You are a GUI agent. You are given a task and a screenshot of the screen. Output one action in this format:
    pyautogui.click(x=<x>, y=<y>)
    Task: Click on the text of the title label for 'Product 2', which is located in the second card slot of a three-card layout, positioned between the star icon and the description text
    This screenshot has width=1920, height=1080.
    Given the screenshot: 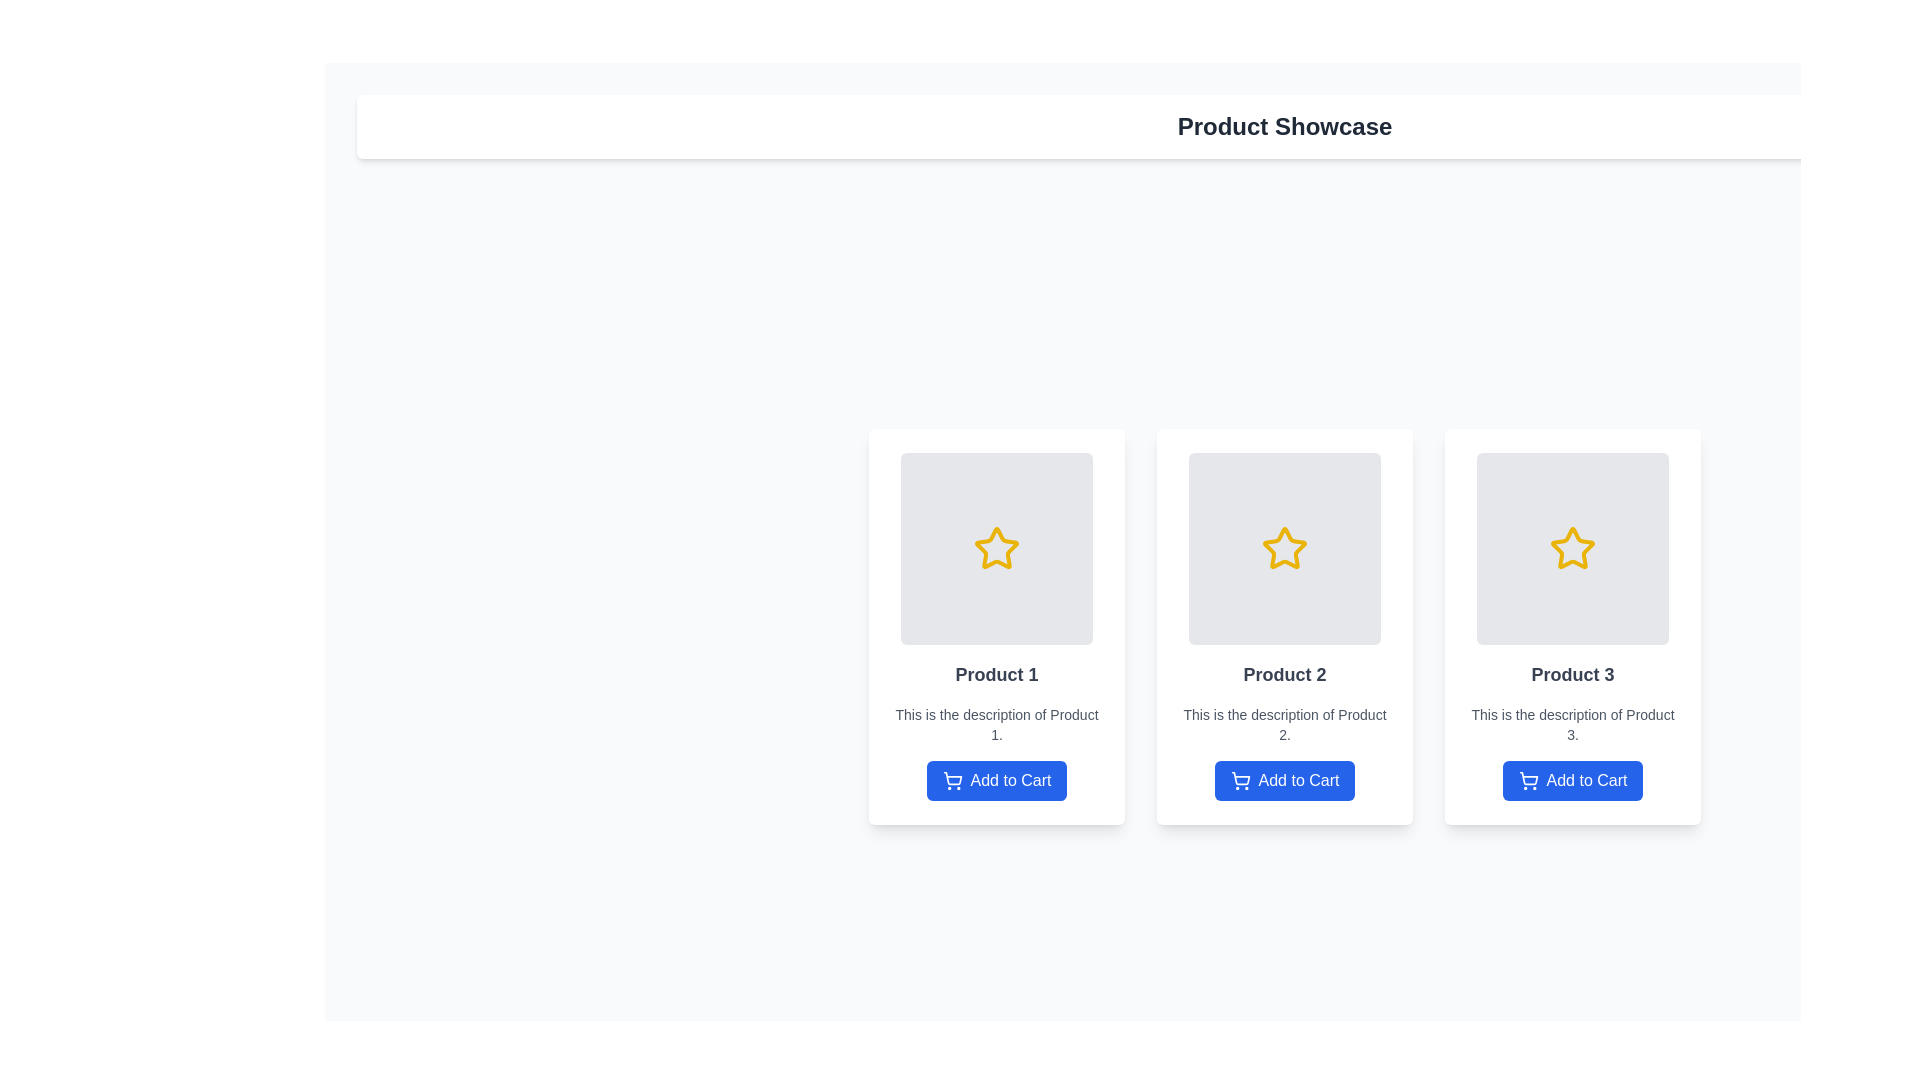 What is the action you would take?
    pyautogui.click(x=1285, y=675)
    